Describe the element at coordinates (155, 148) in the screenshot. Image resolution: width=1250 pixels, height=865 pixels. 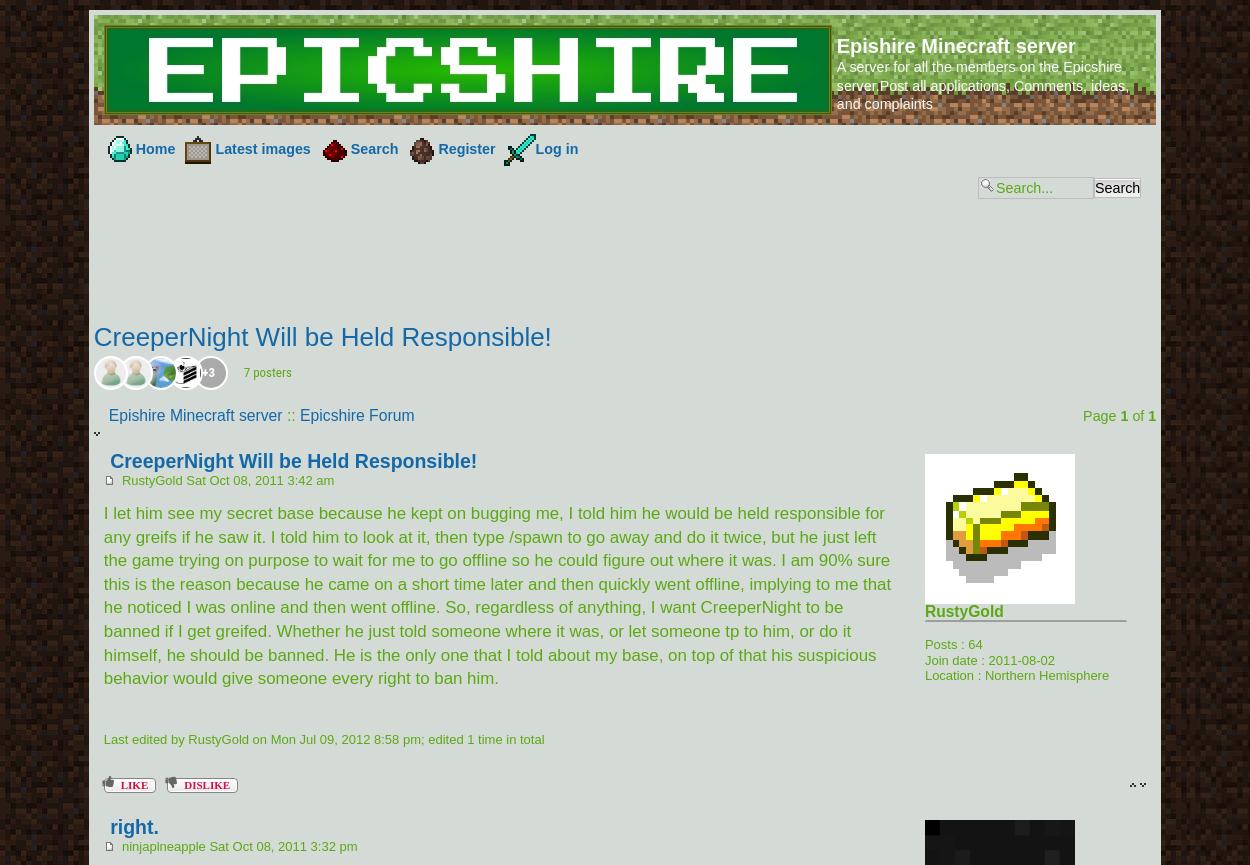
I see `'Home'` at that location.